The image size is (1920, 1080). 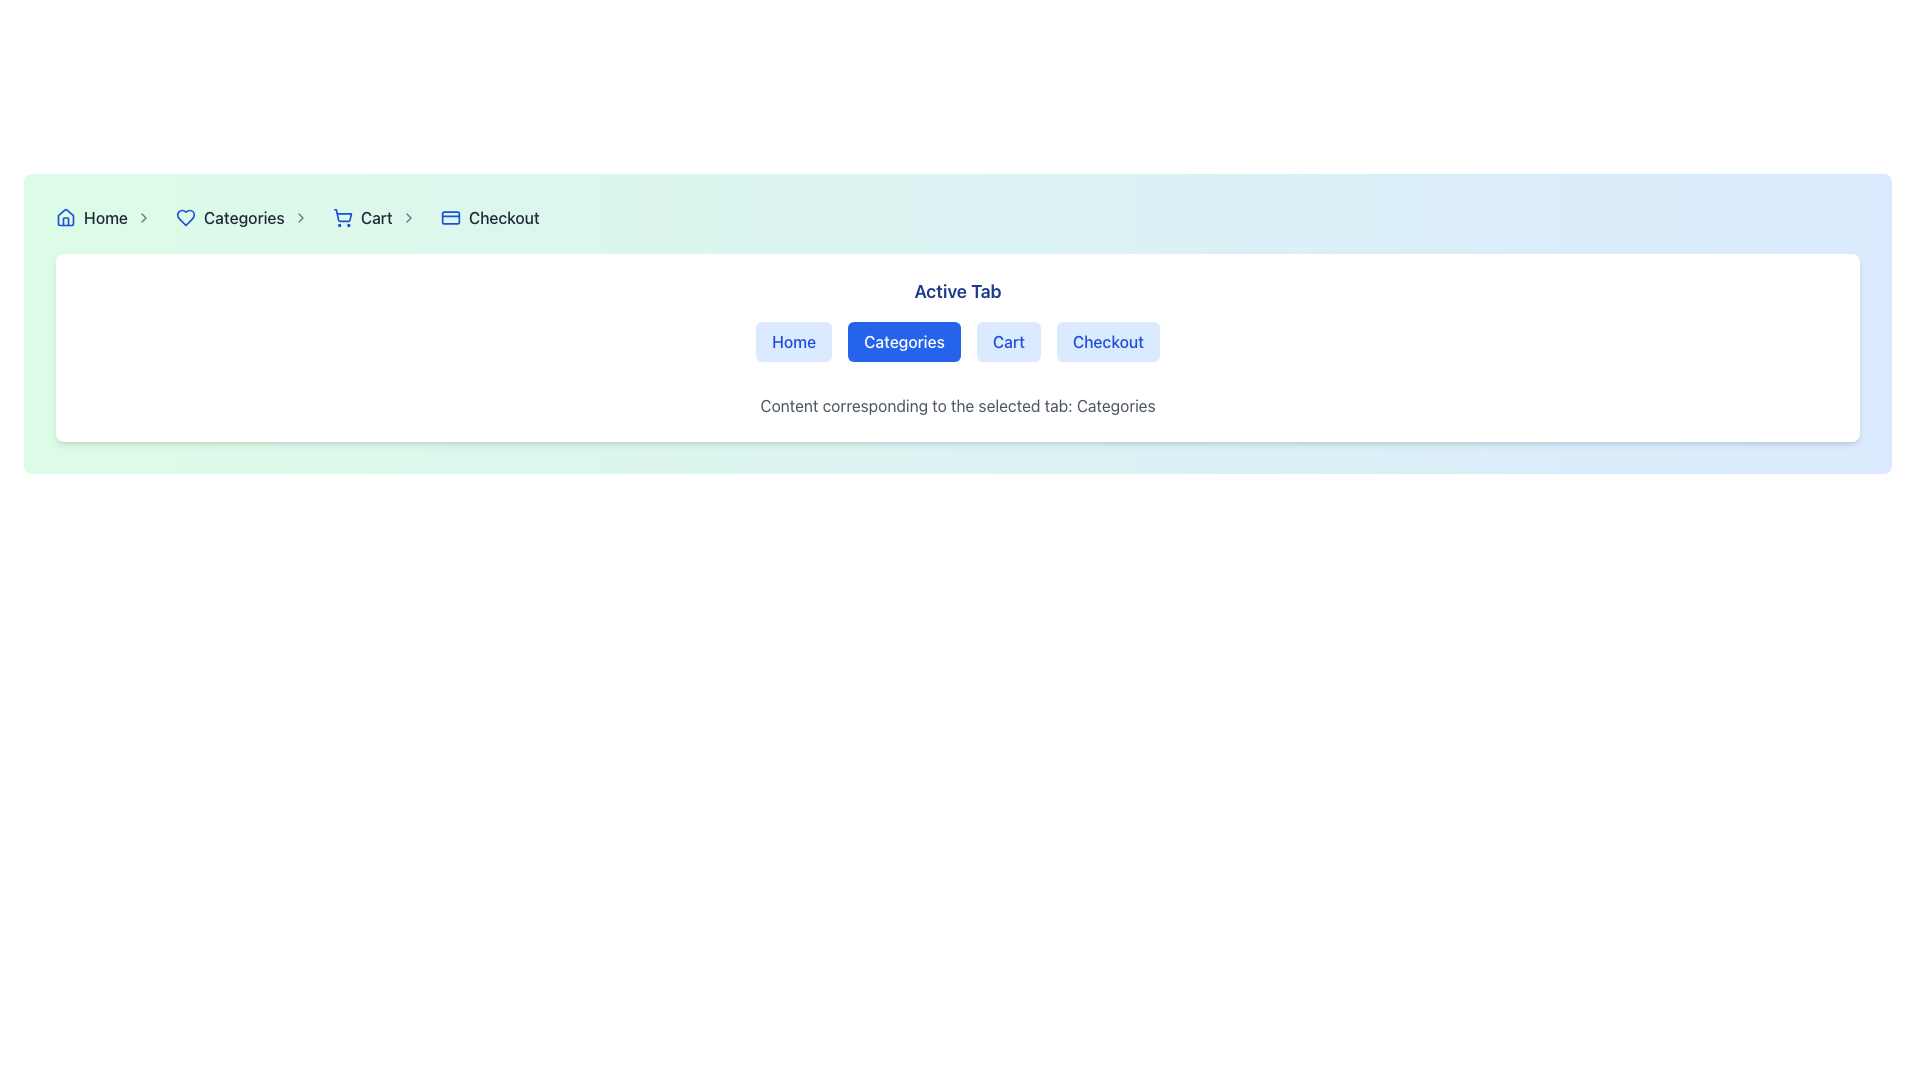 What do you see at coordinates (245, 218) in the screenshot?
I see `'Categories' breadcrumb navigation link for accessibility, which is located between 'Home' and 'Cart' in the breadcrumb trail` at bounding box center [245, 218].